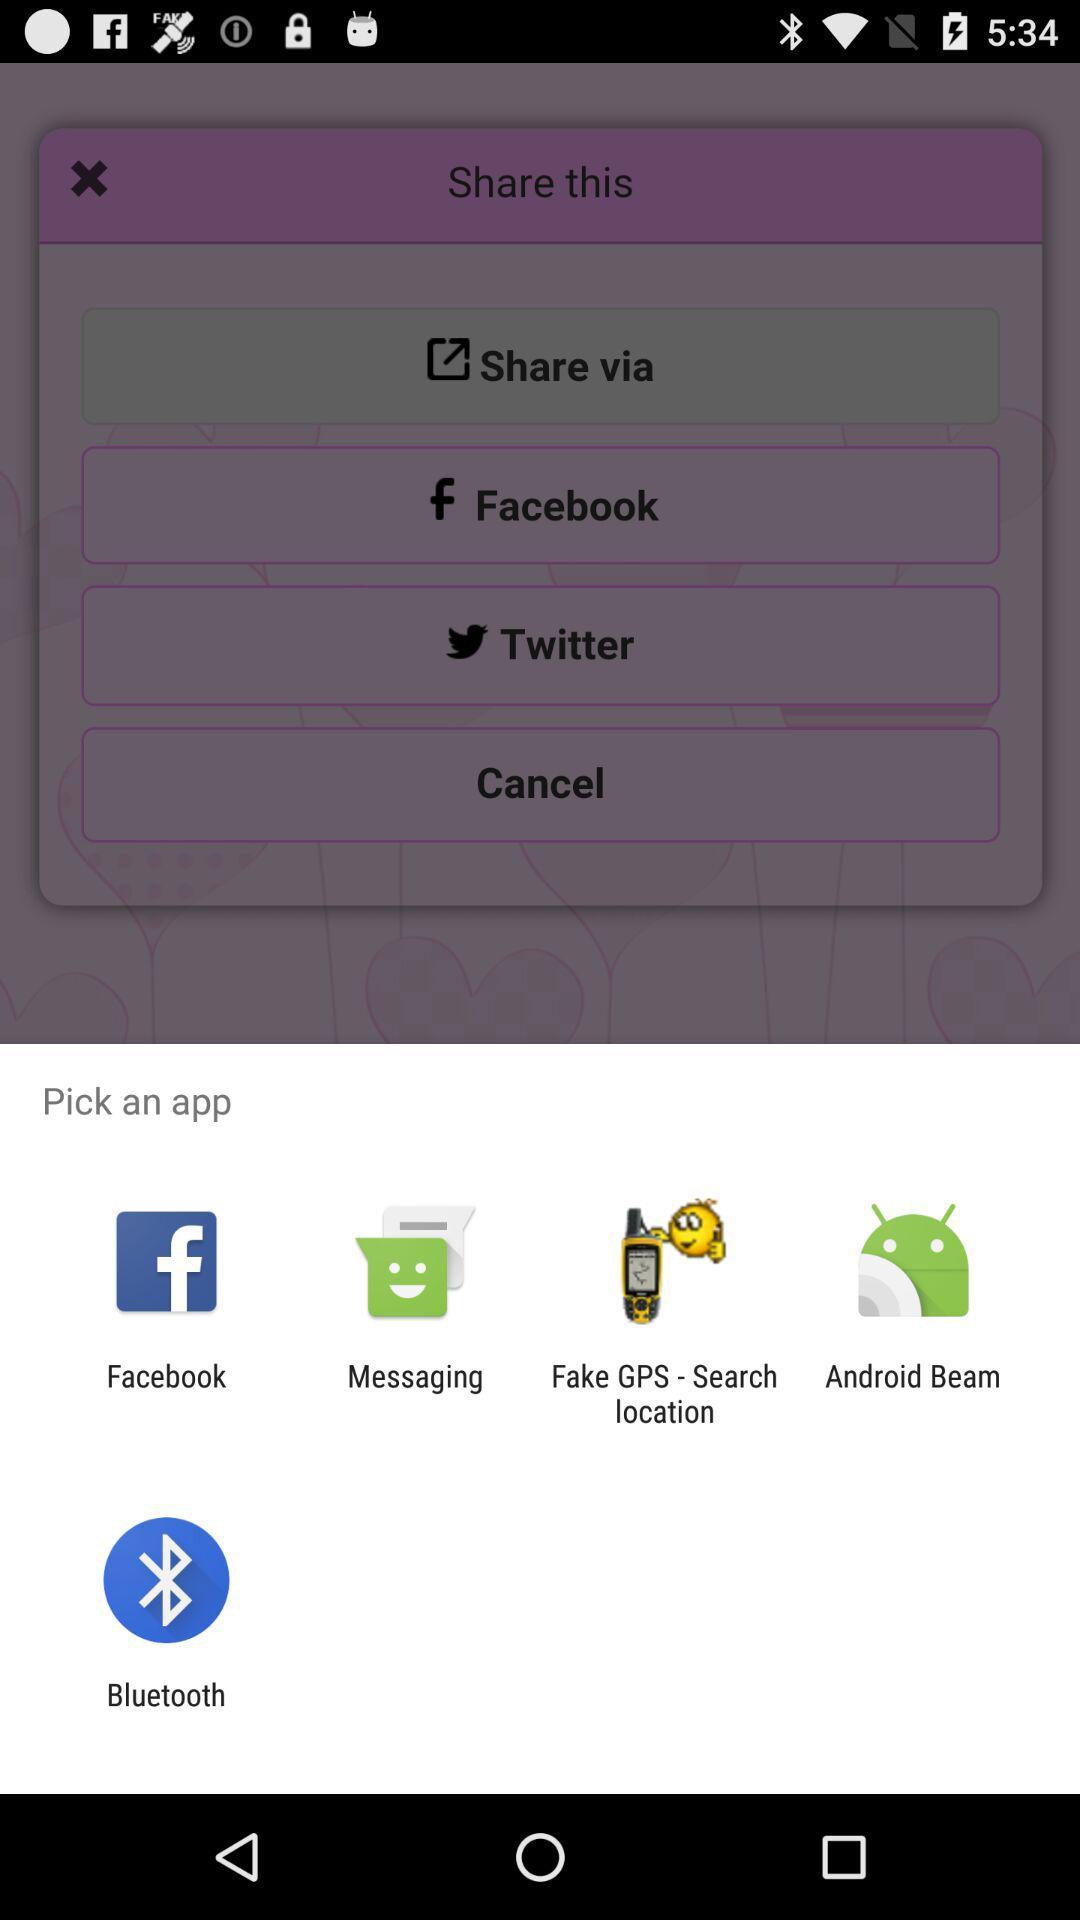 The width and height of the screenshot is (1080, 1920). I want to click on fake gps search item, so click(664, 1392).